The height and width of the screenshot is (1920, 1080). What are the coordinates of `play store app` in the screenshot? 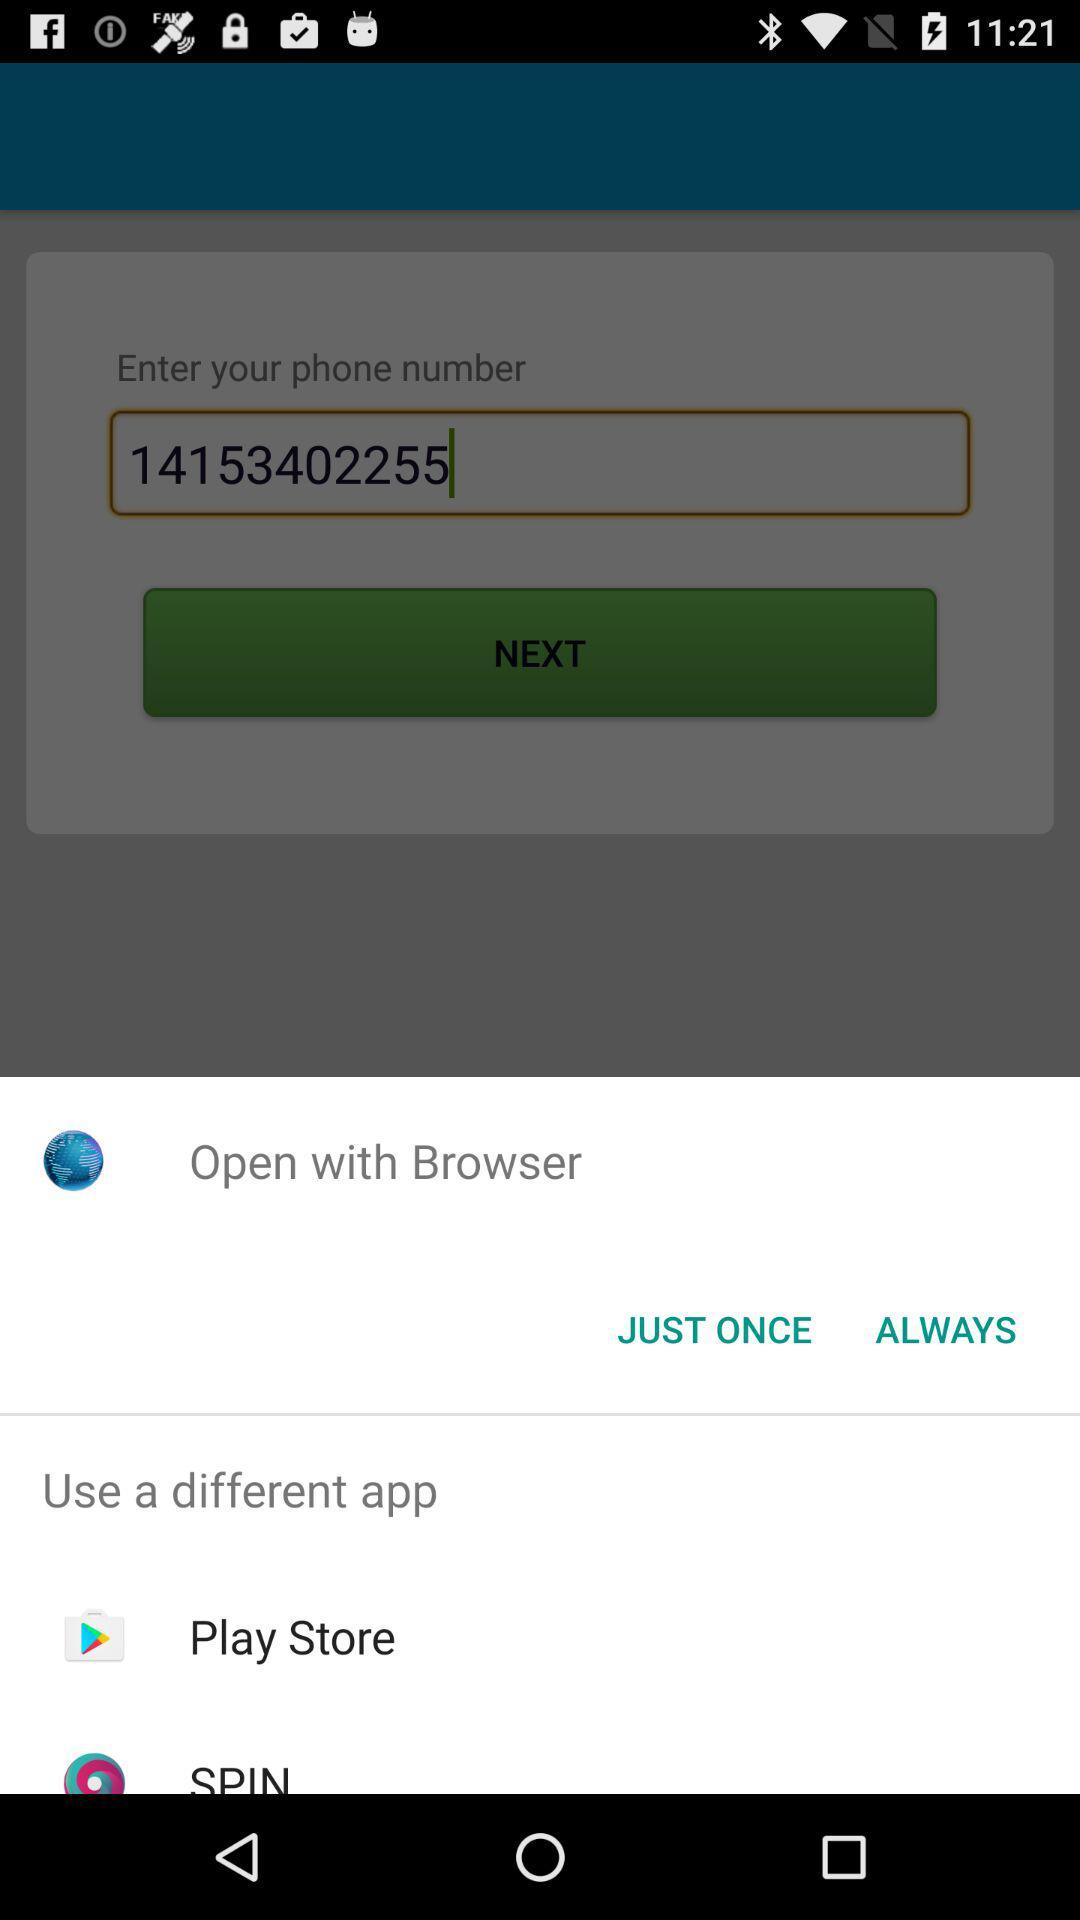 It's located at (292, 1636).